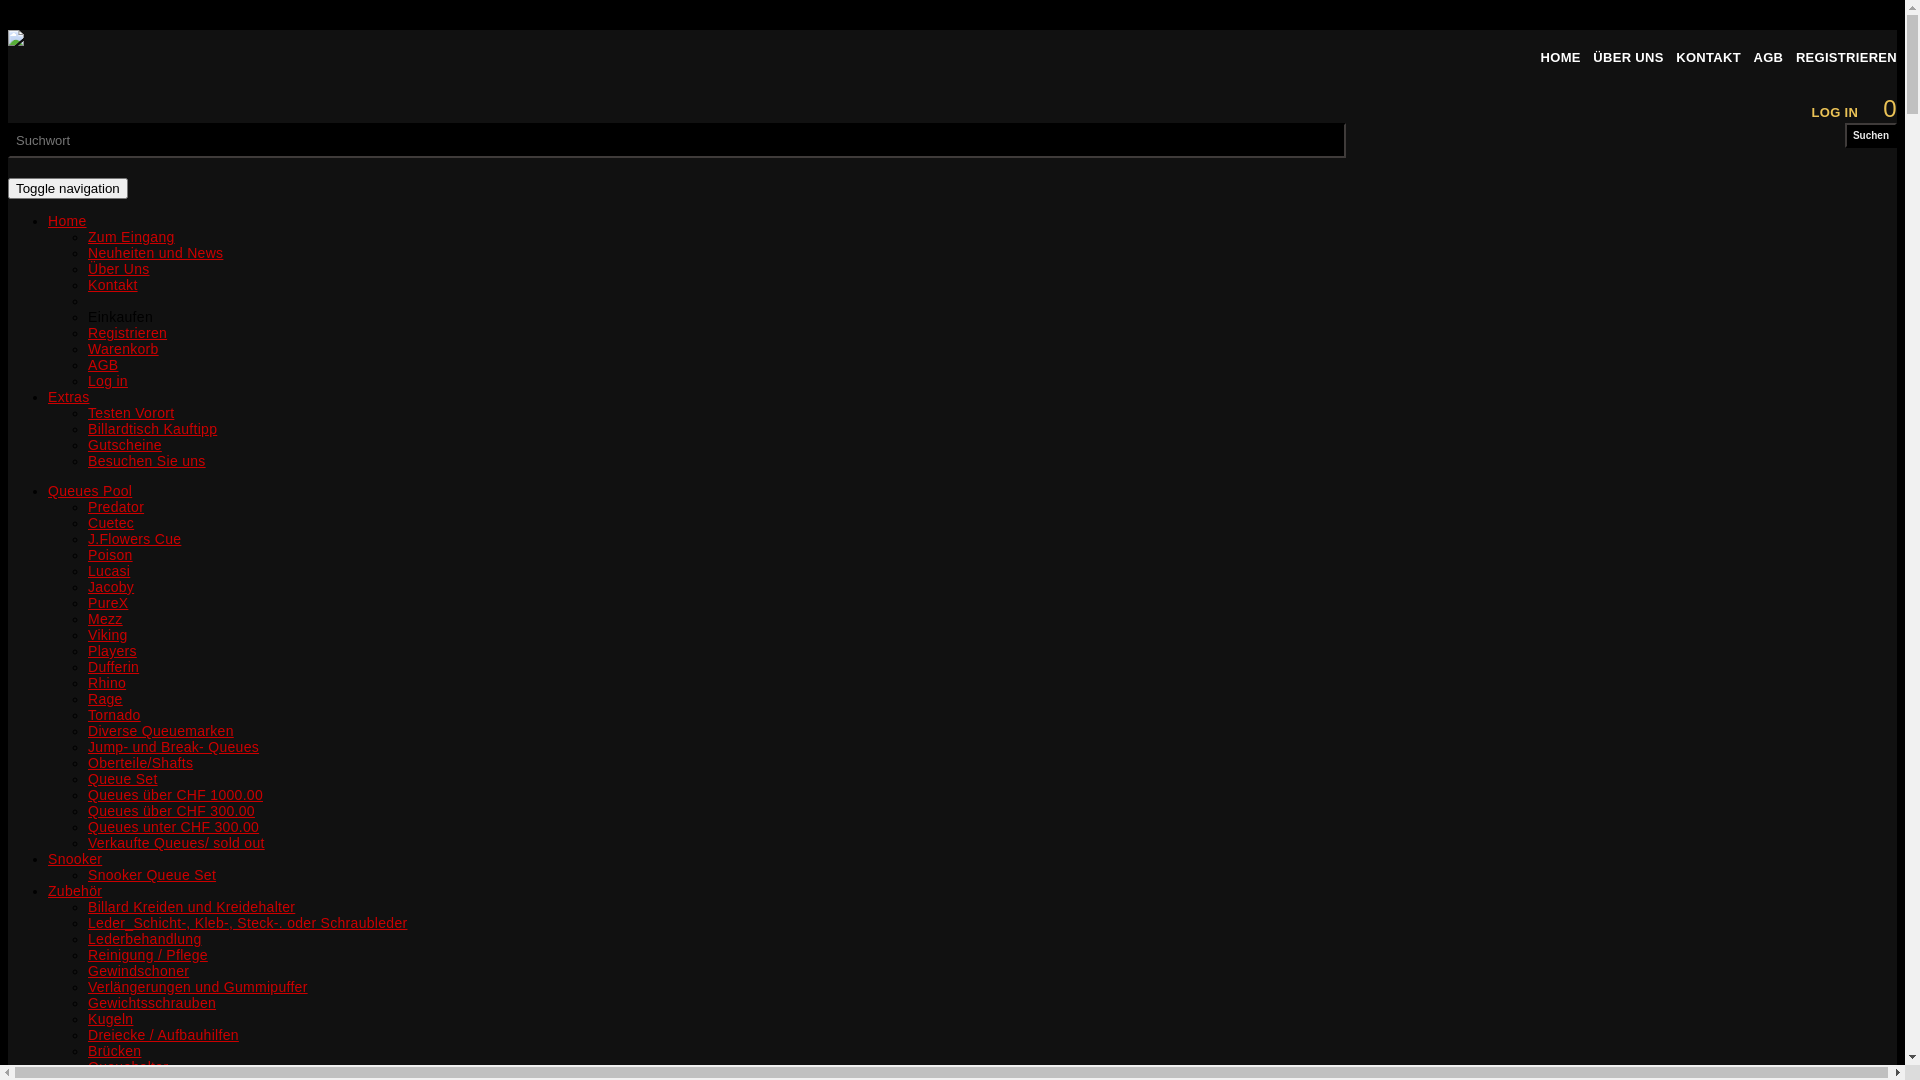 The width and height of the screenshot is (1920, 1080). I want to click on 'Rhino', so click(105, 681).